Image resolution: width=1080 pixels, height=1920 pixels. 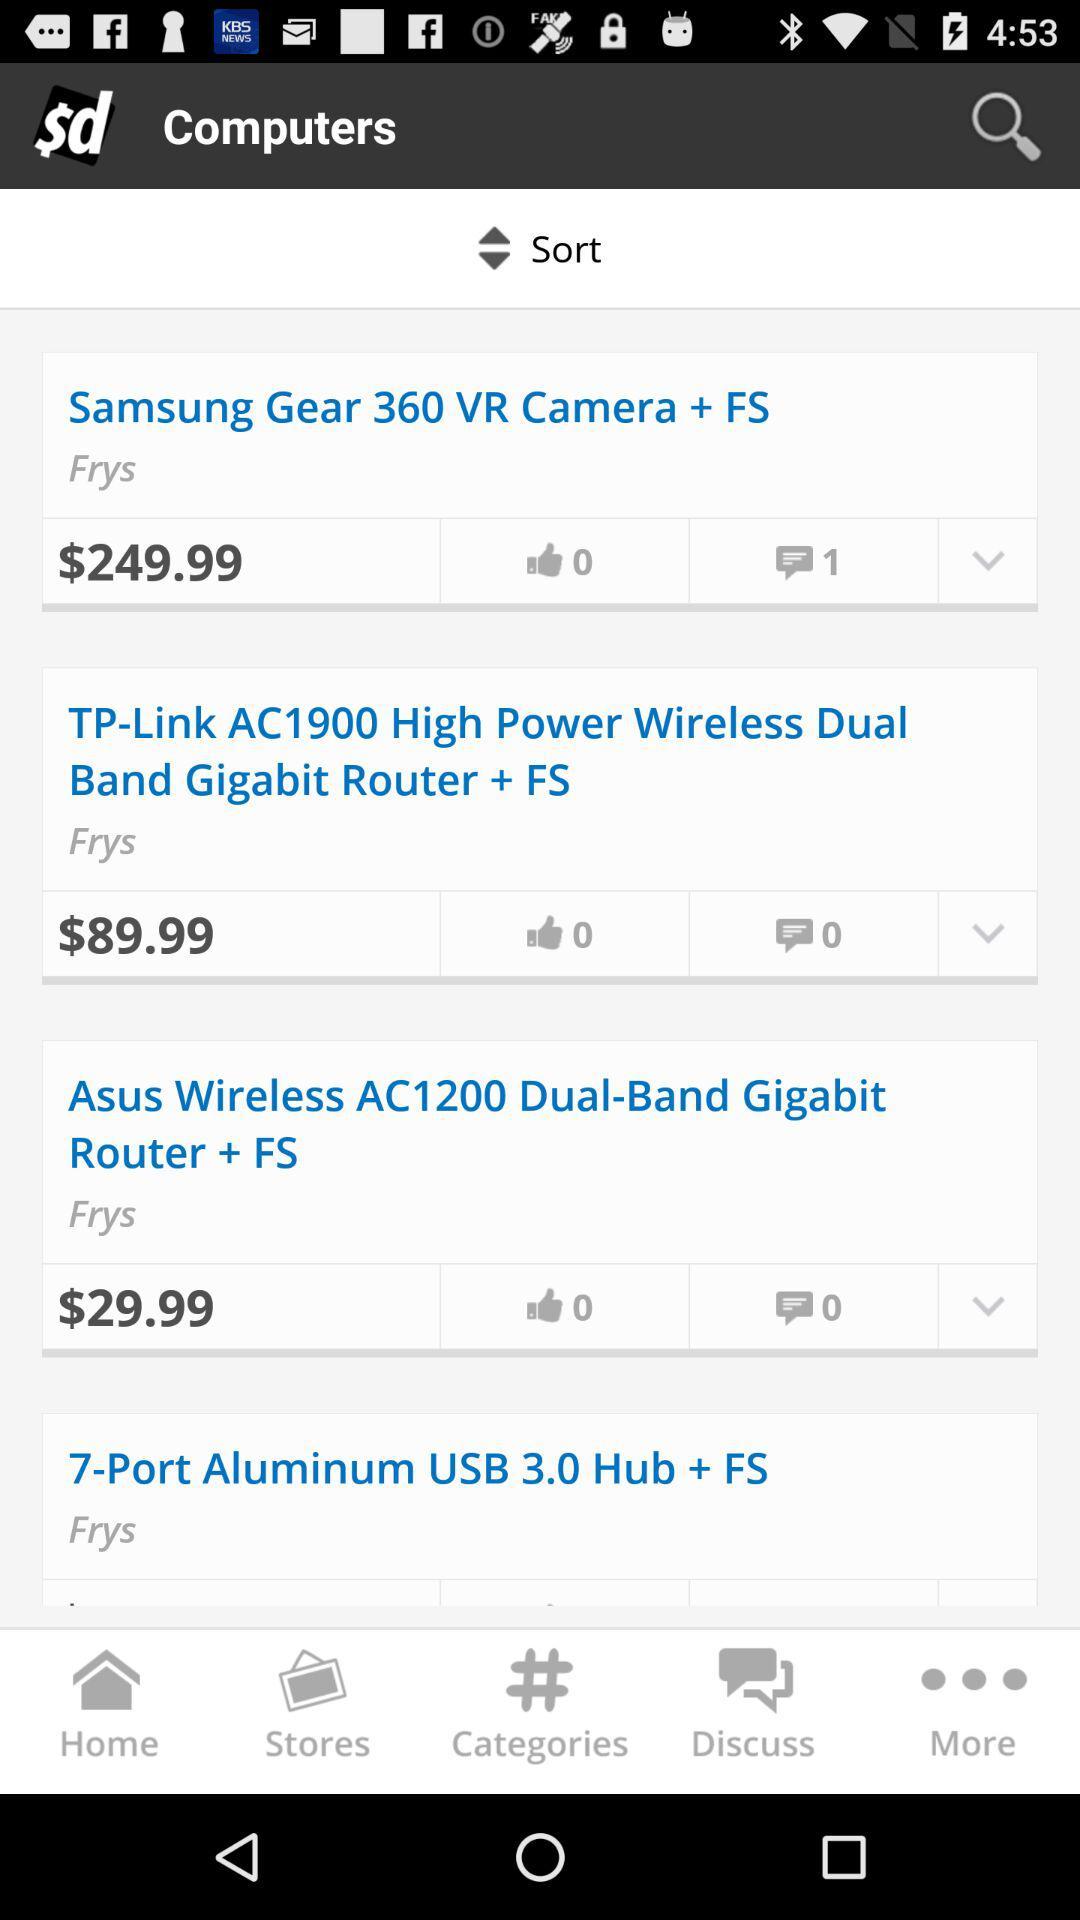 I want to click on the settings icon, so click(x=540, y=1836).